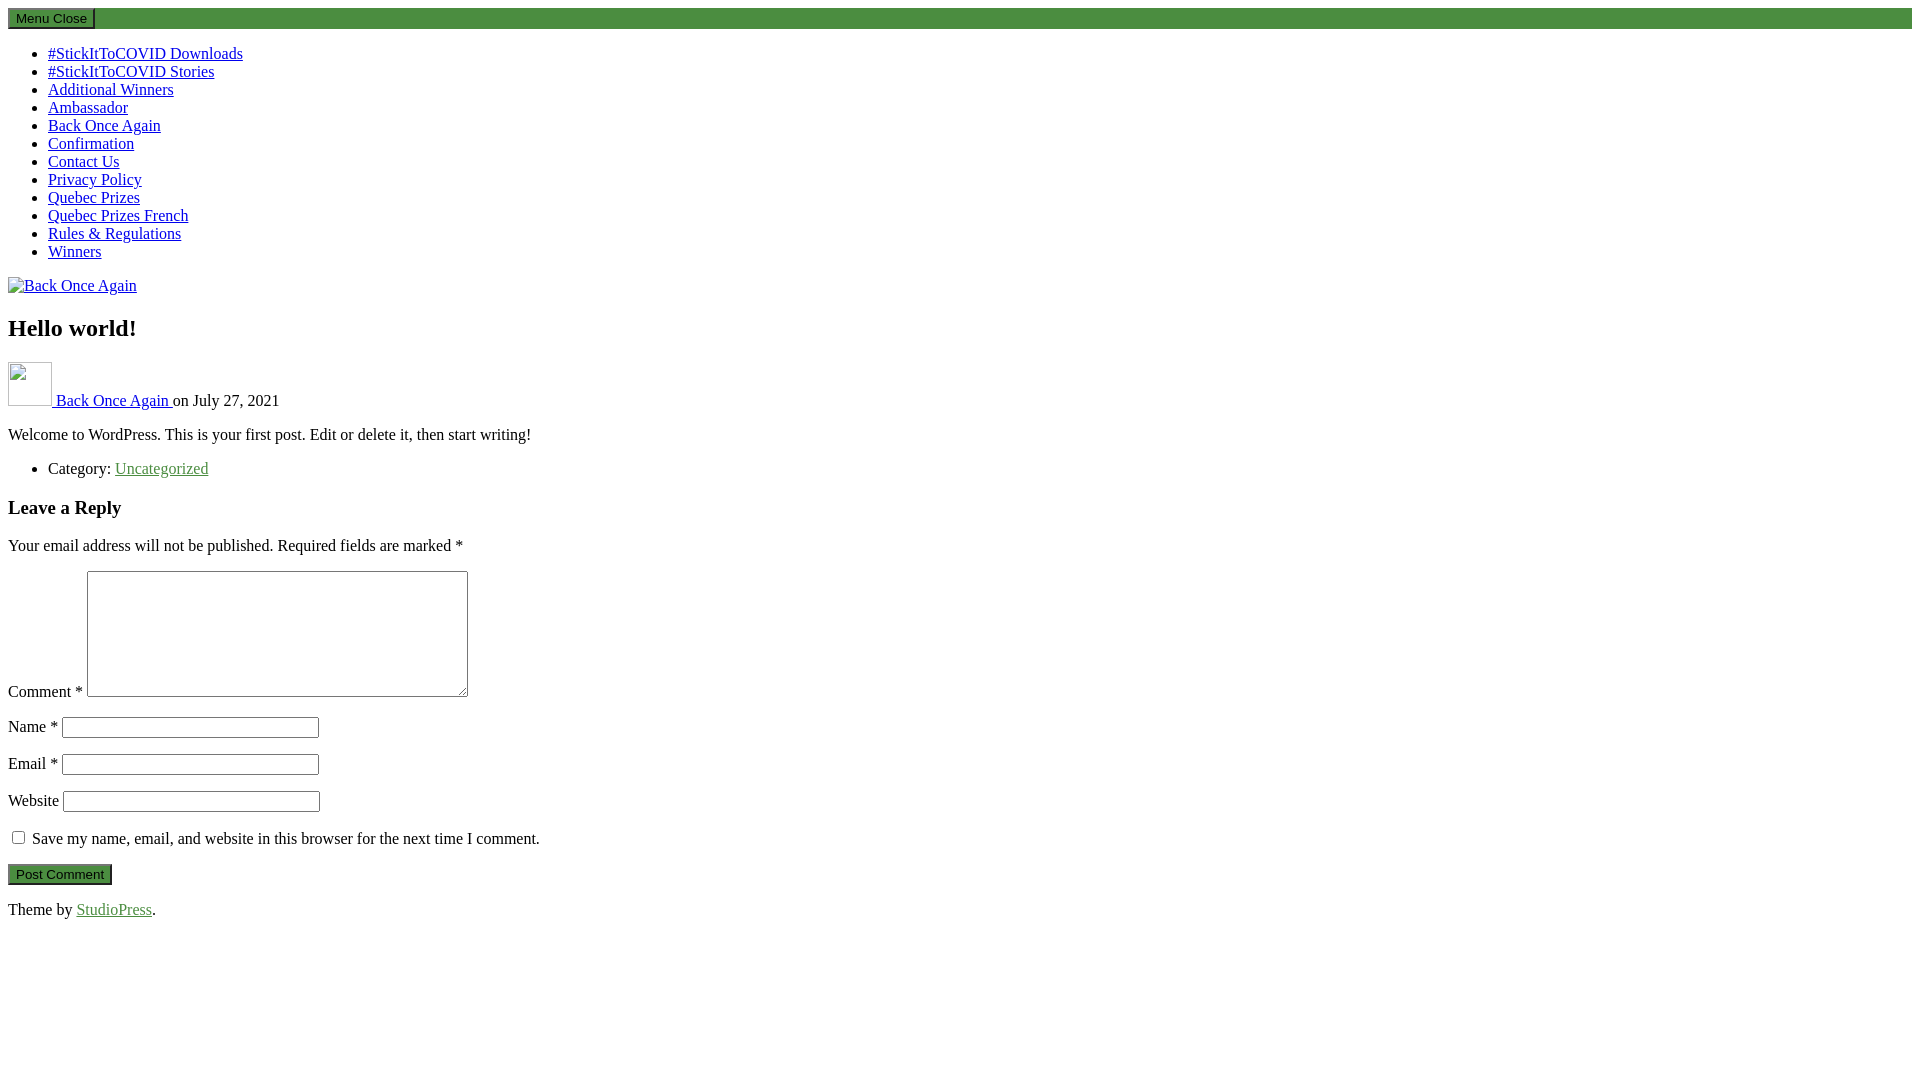 This screenshot has height=1080, width=1920. I want to click on 'Contact Us', so click(82, 160).